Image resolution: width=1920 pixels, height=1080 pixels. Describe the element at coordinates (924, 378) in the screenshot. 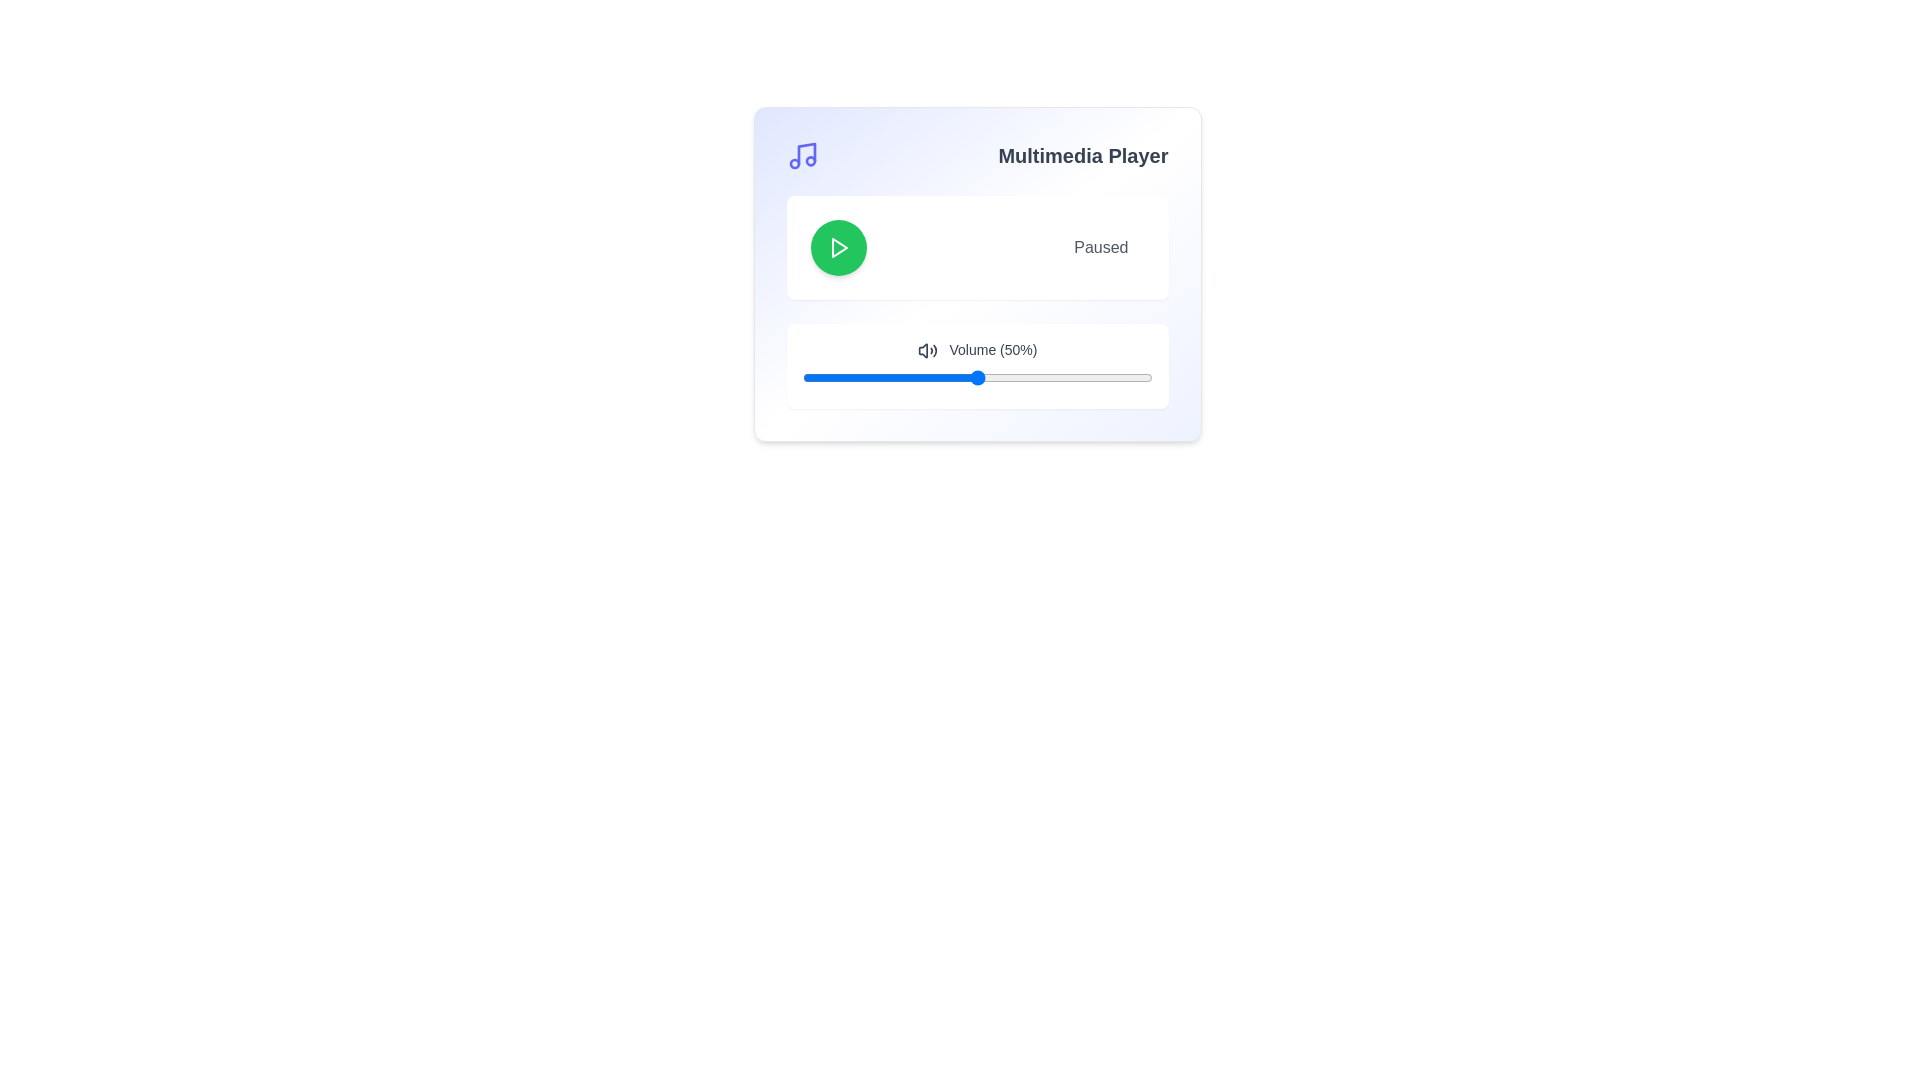

I see `the volume slider` at that location.